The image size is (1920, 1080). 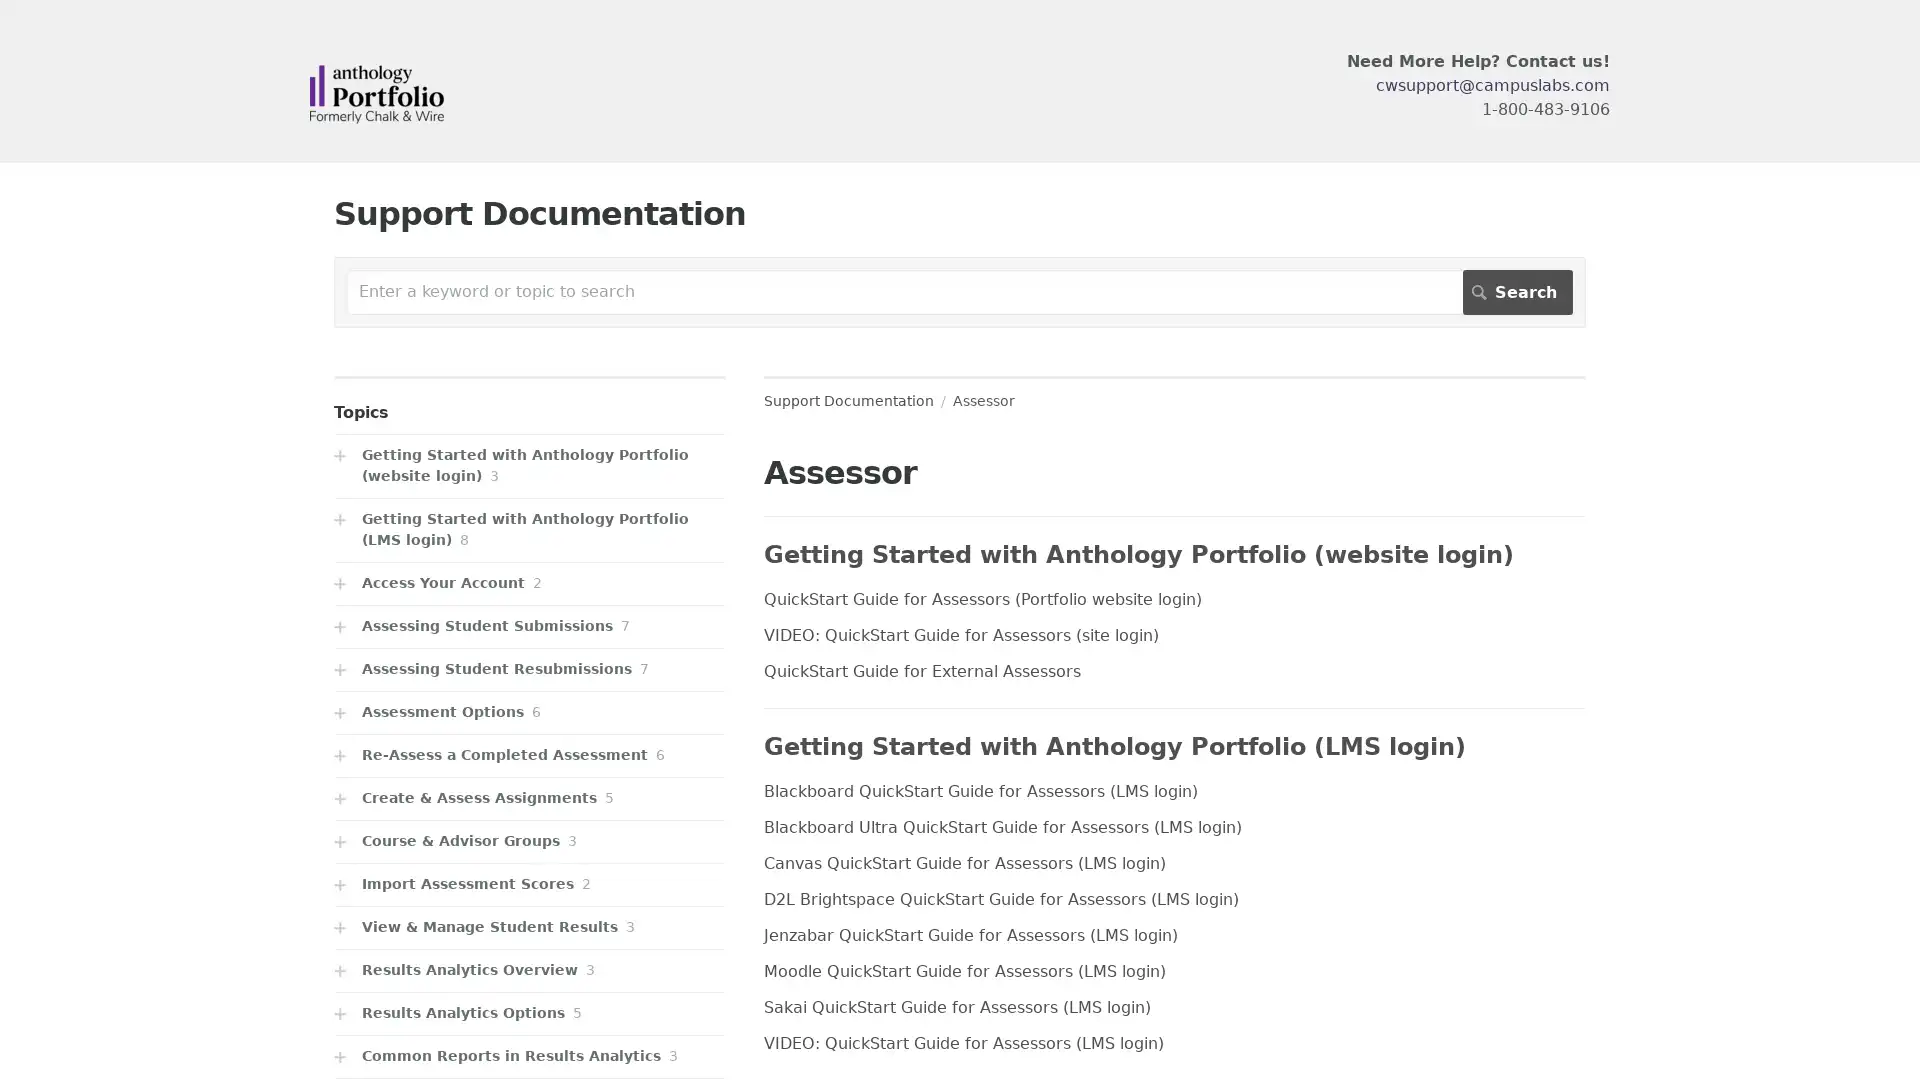 What do you see at coordinates (529, 583) in the screenshot?
I see `Access Your Account 2` at bounding box center [529, 583].